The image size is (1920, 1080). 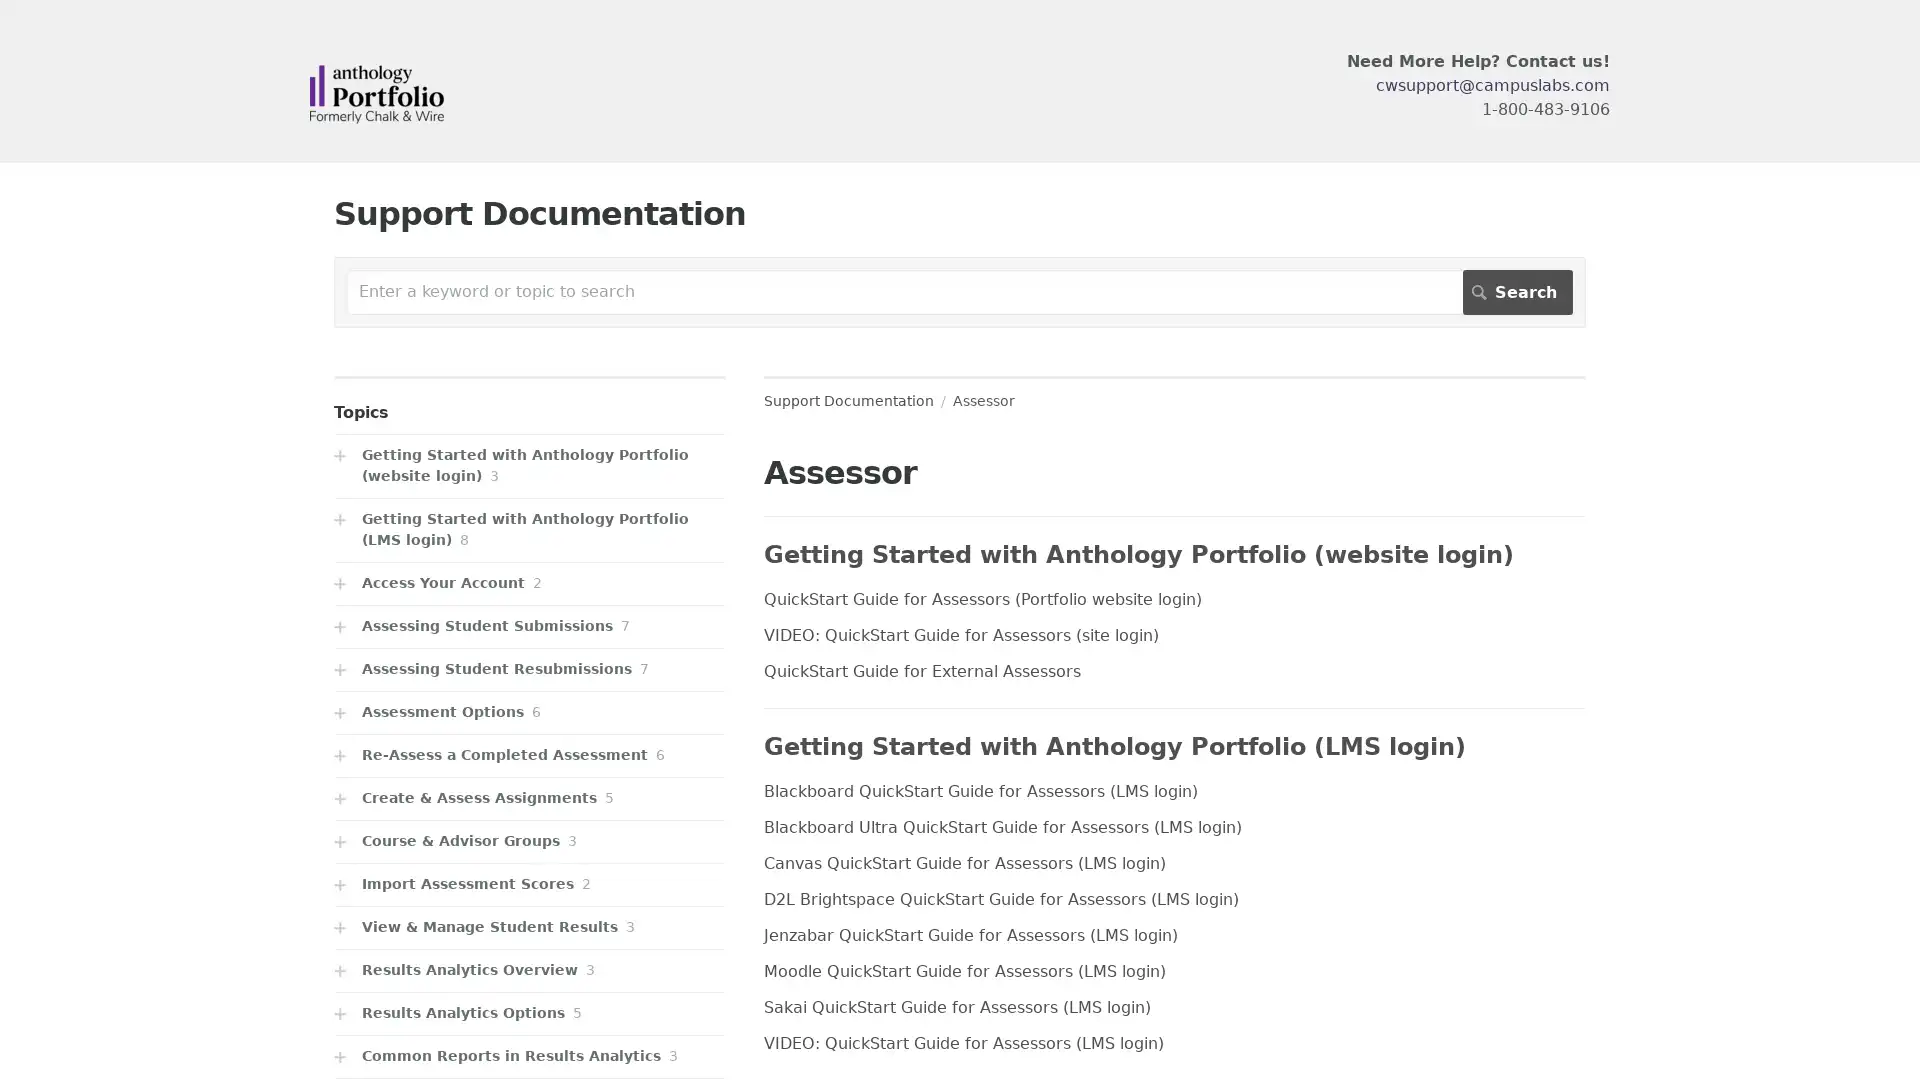 What do you see at coordinates (529, 583) in the screenshot?
I see `Access Your Account 2` at bounding box center [529, 583].